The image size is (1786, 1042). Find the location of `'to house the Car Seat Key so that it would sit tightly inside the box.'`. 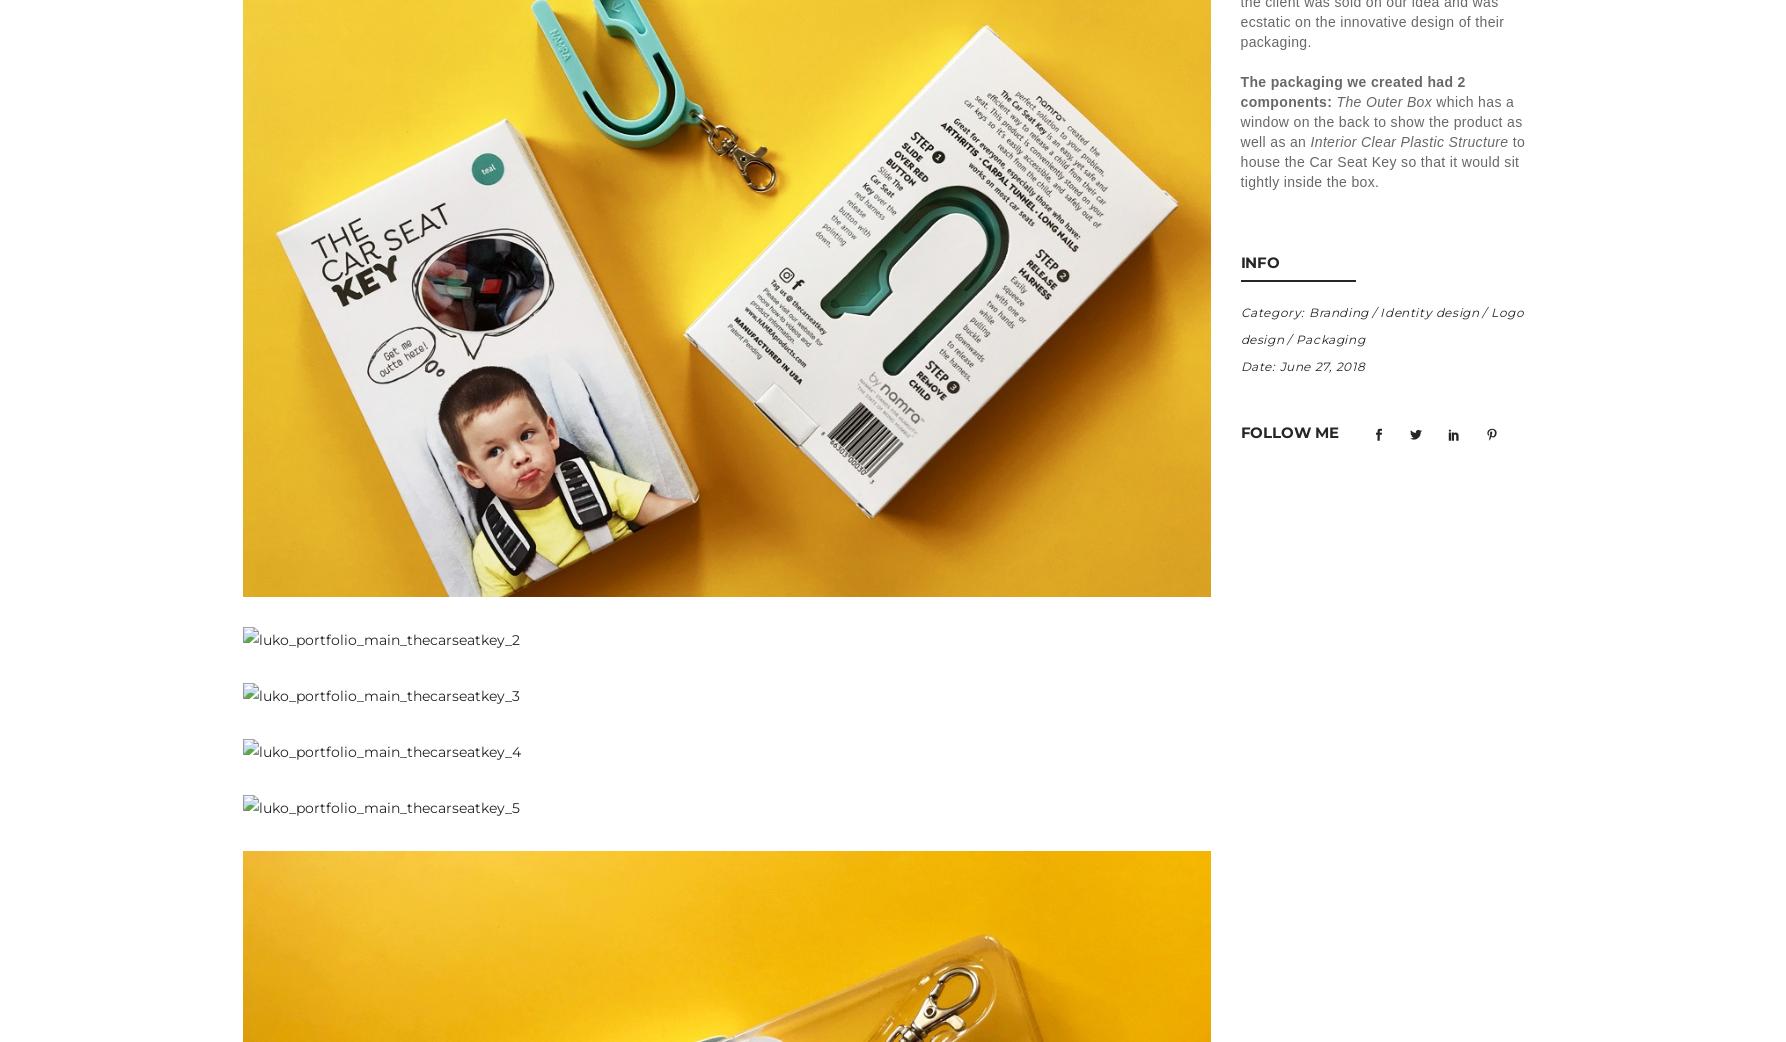

'to house the Car Seat Key so that it would sit tightly inside the box.' is located at coordinates (1381, 160).